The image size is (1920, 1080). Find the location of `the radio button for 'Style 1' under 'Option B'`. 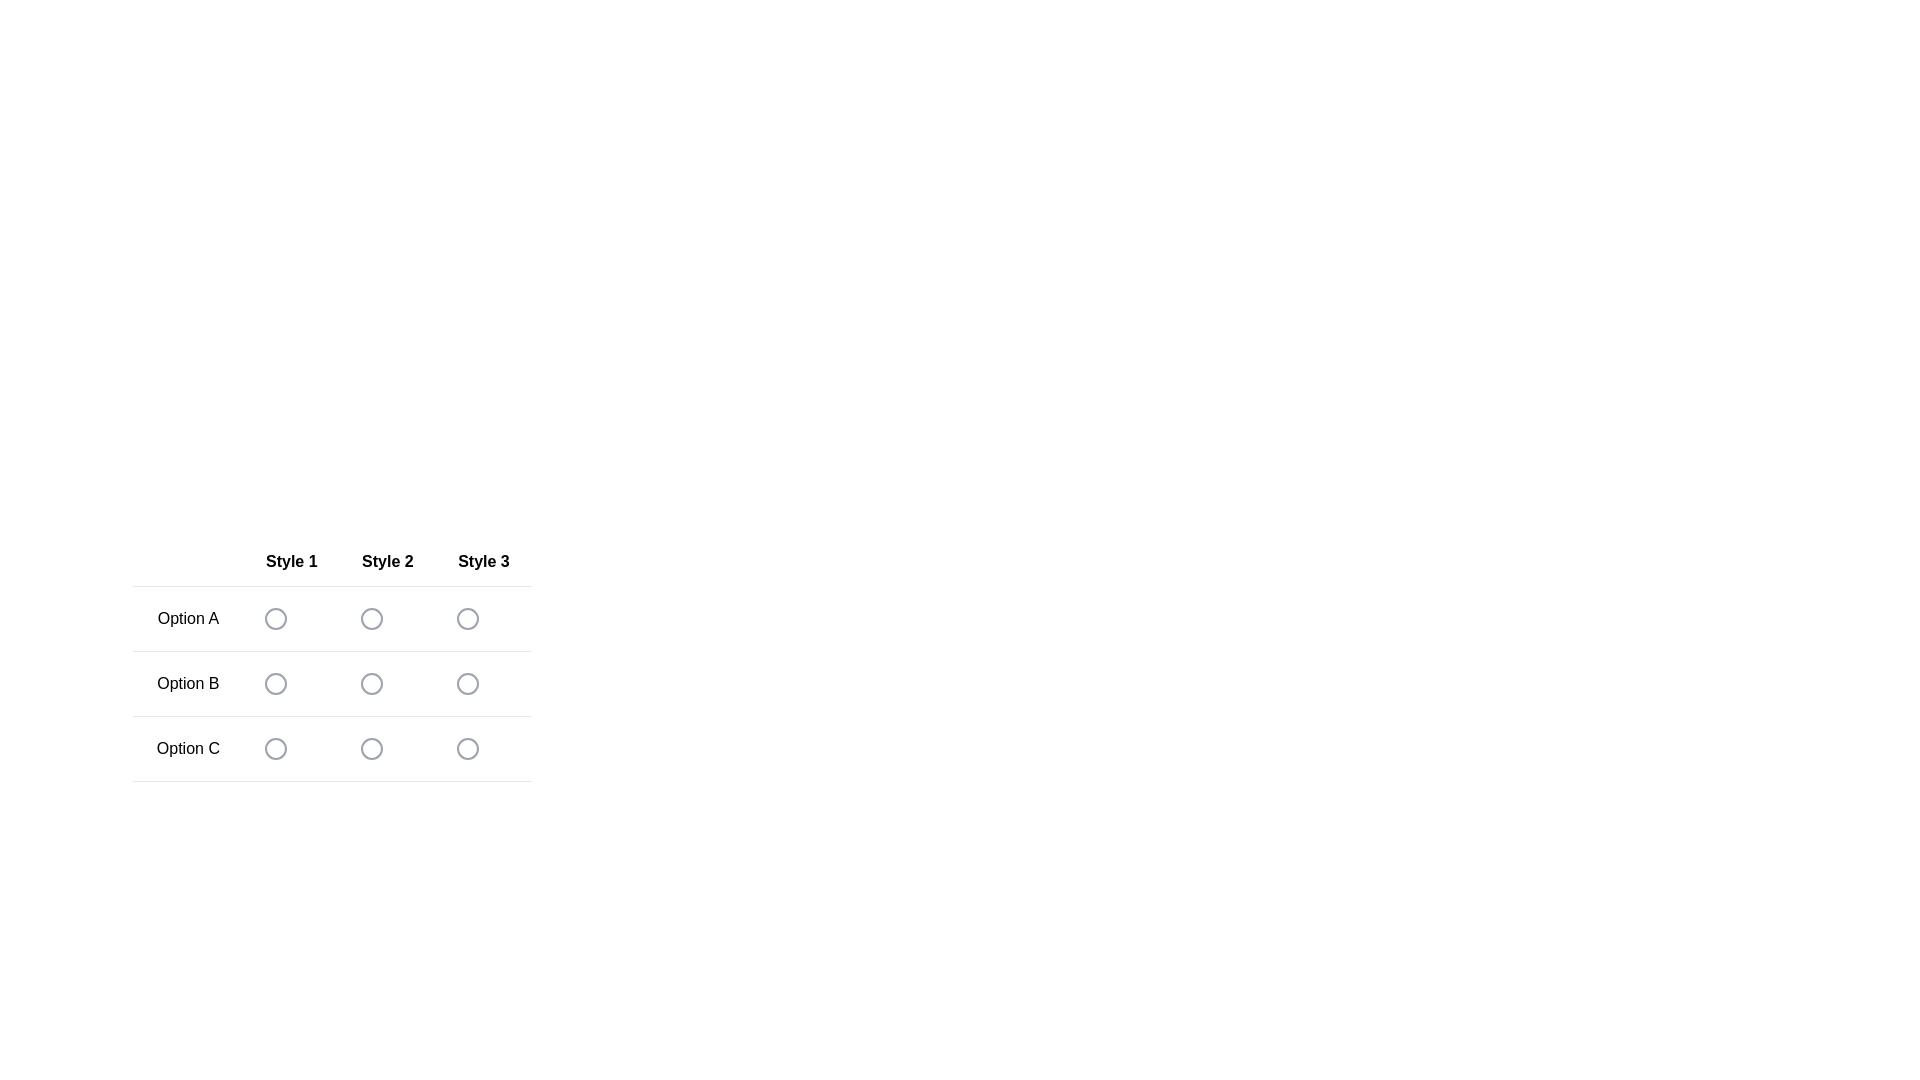

the radio button for 'Style 1' under 'Option B' is located at coordinates (290, 682).